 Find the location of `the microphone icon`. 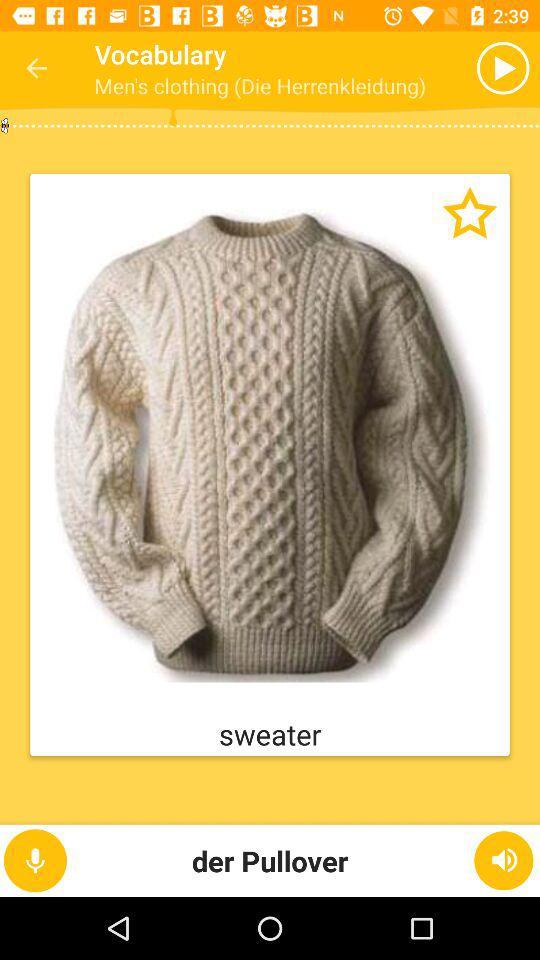

the microphone icon is located at coordinates (35, 859).